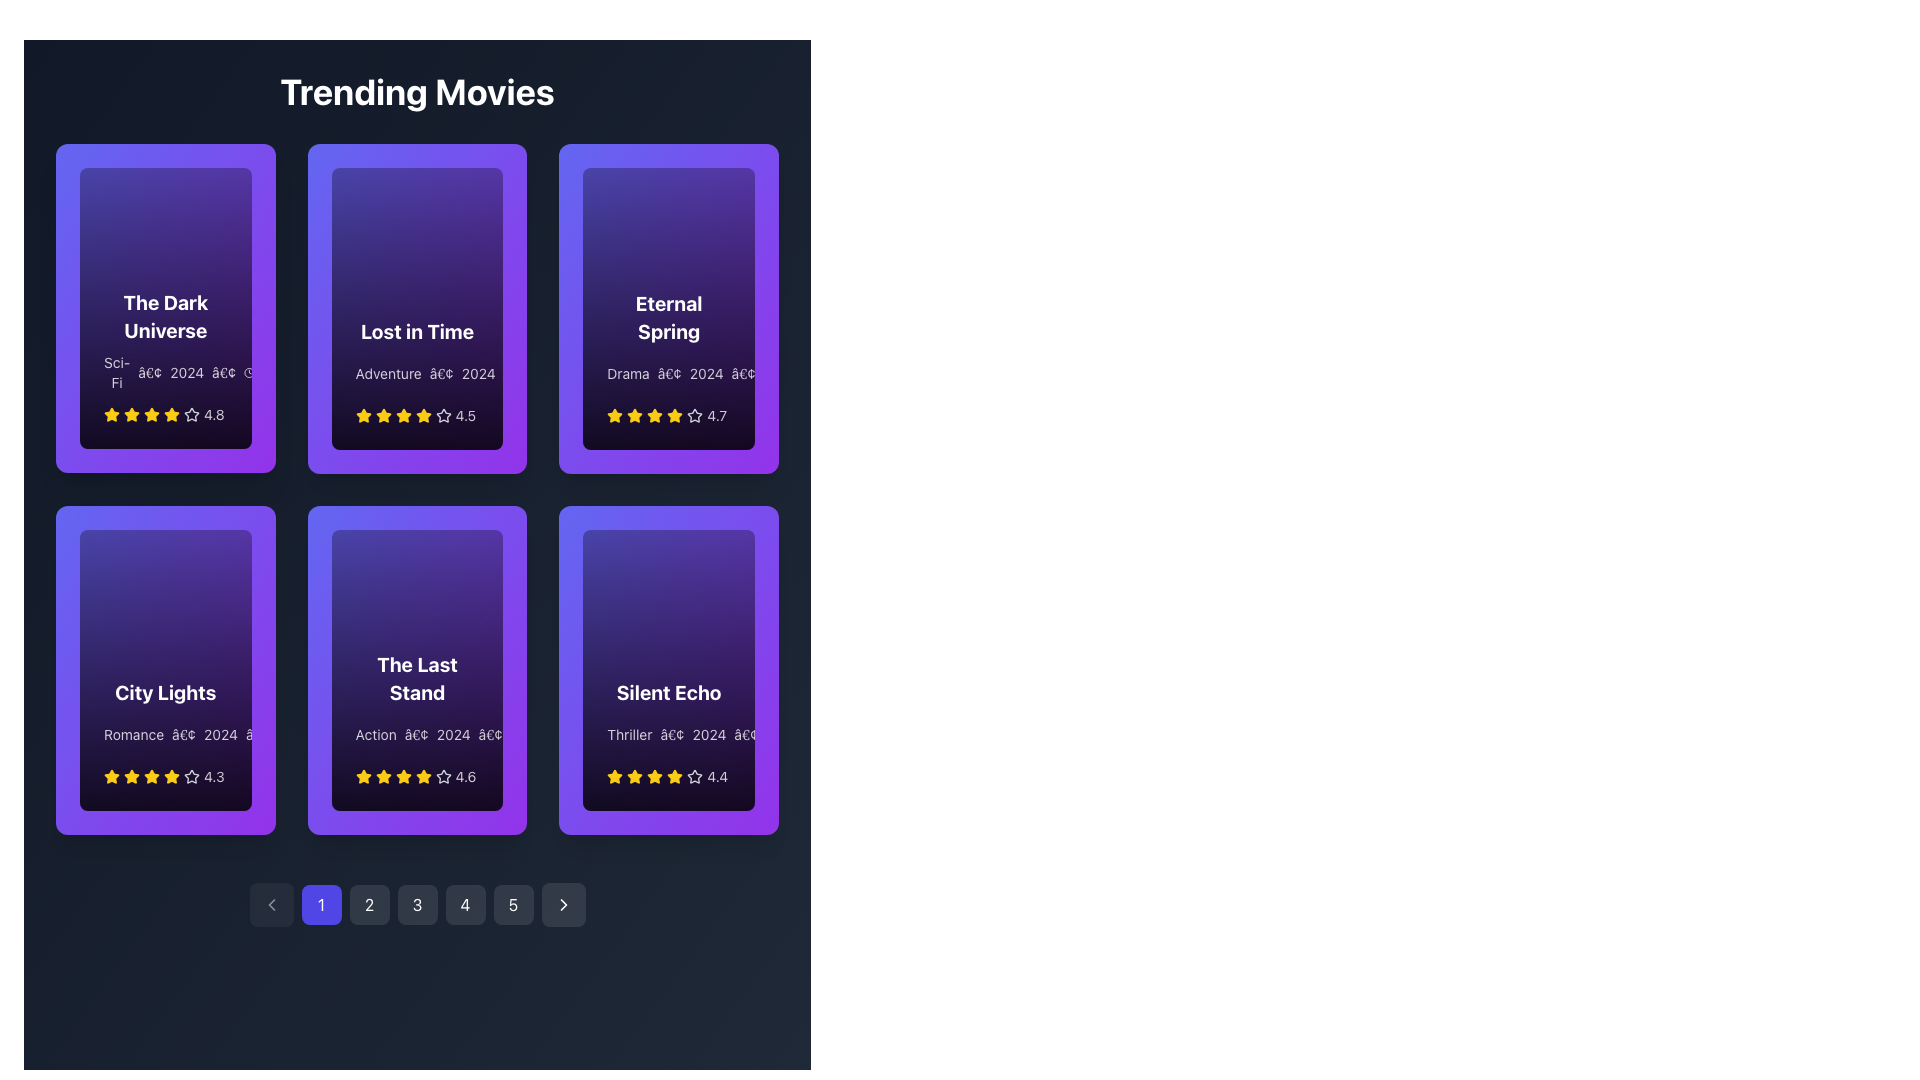 The image size is (1920, 1080). I want to click on the fourth rating star icon located directly below the movie card for 'The Last Stand', which is positioned in the second row and second column of the movie grid, so click(442, 775).